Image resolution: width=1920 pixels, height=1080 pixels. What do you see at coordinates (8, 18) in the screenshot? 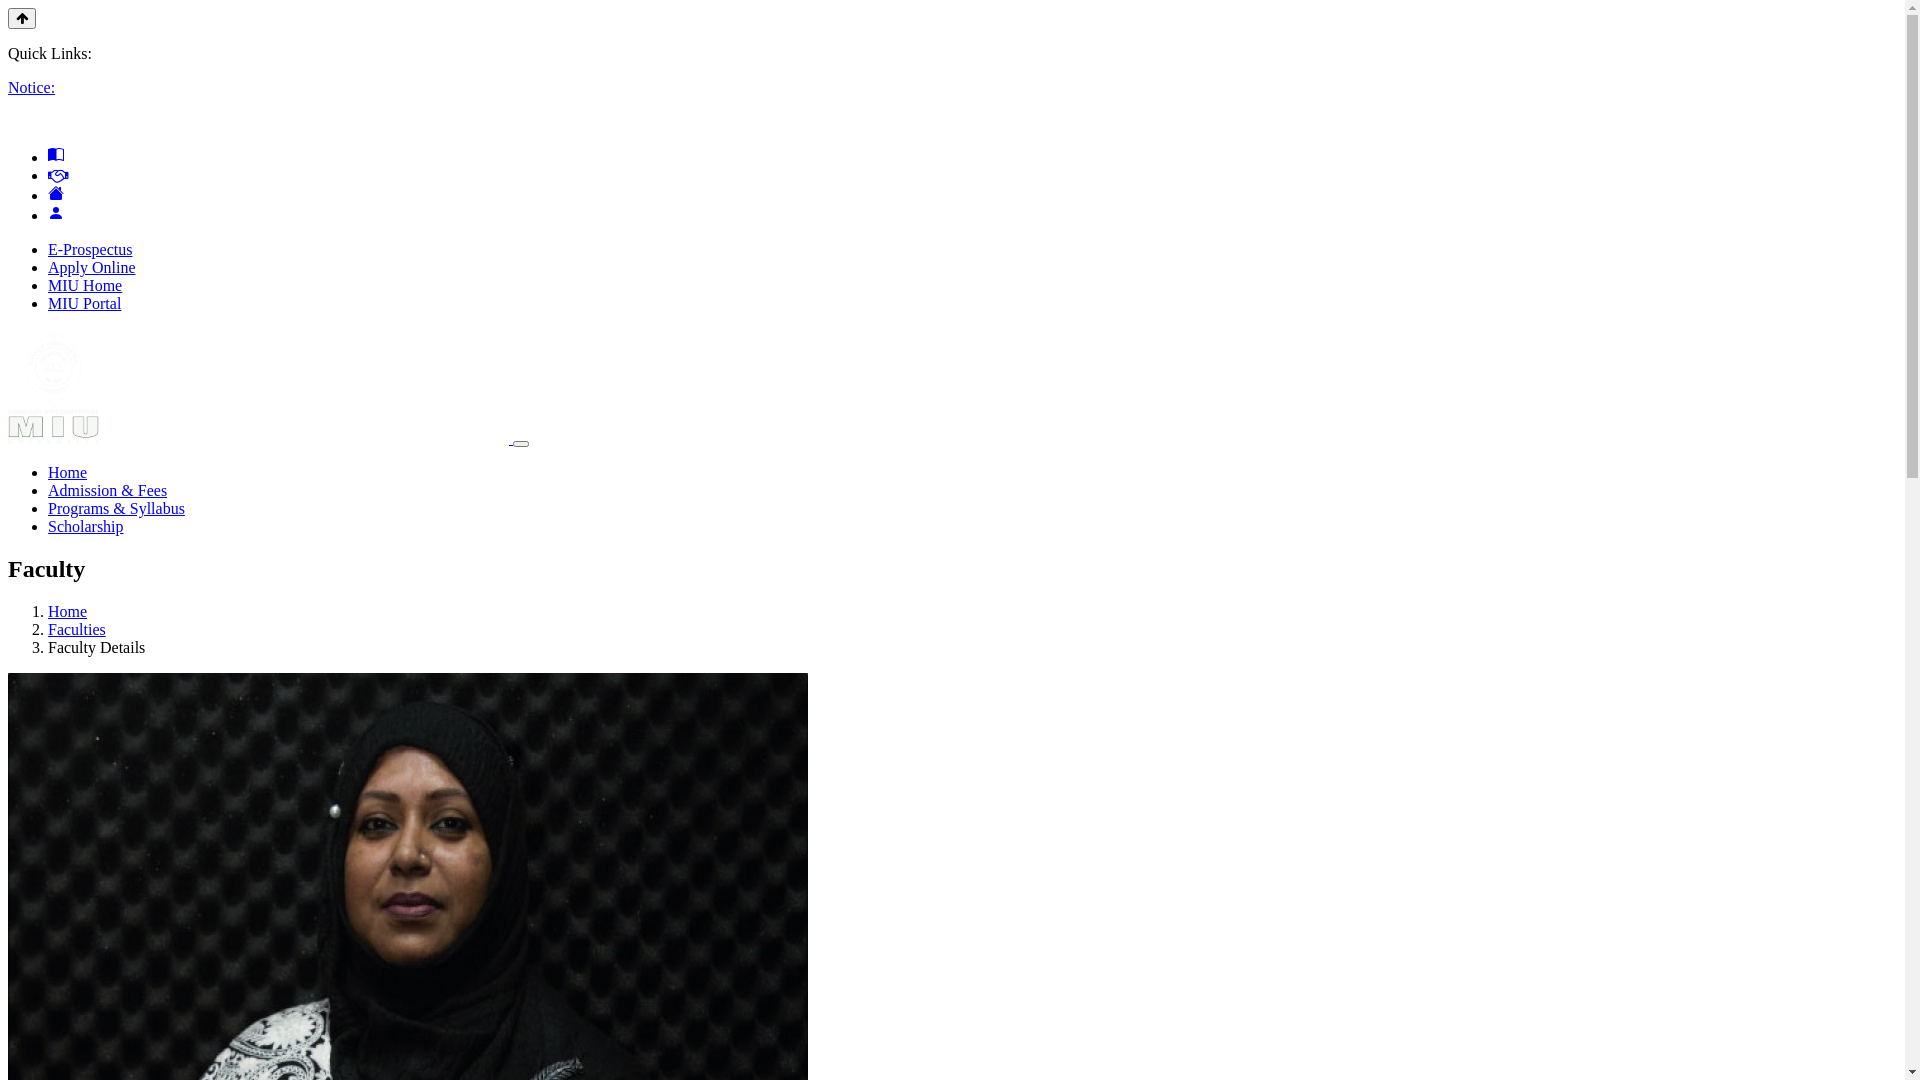
I see `'Go to top'` at bounding box center [8, 18].